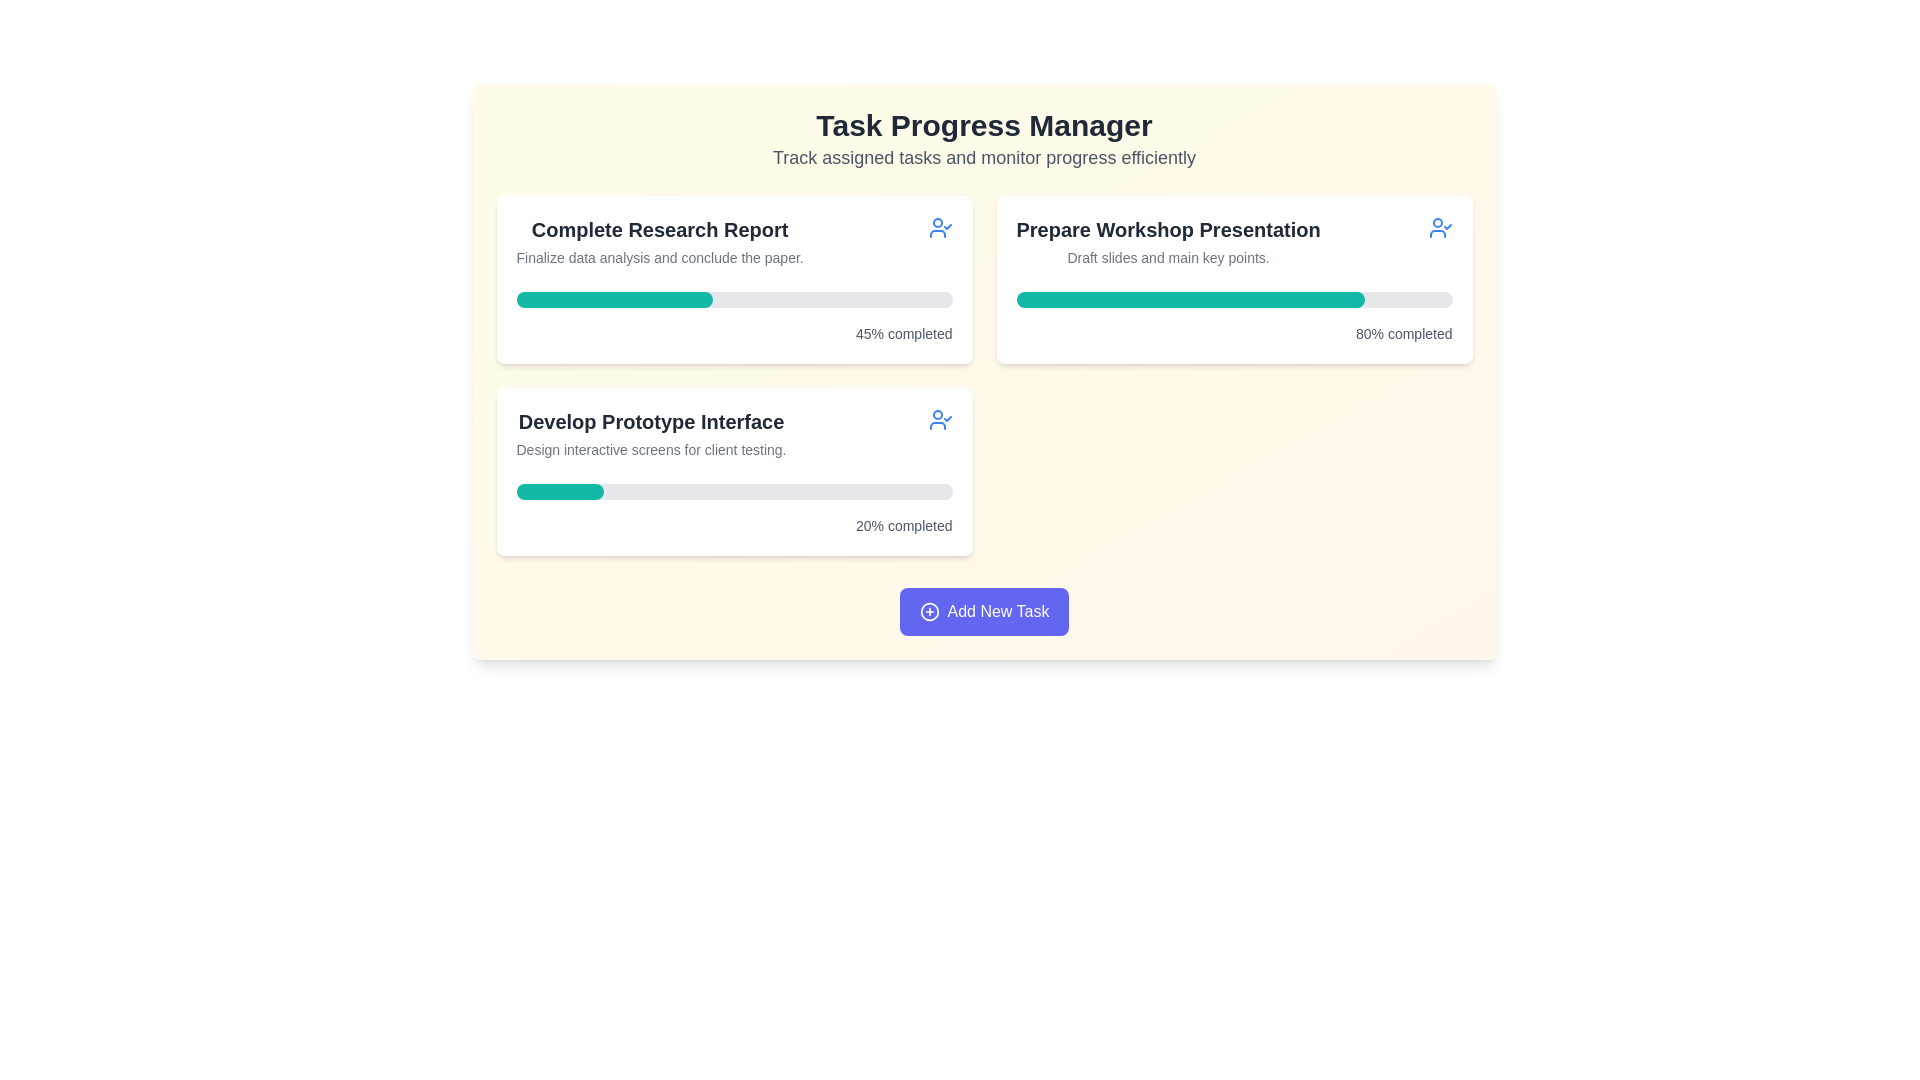  What do you see at coordinates (1168, 241) in the screenshot?
I see `the text block displaying the task header 'Prepare Workshop Presentation' and the subtitle 'Draft slides and main key points.'` at bounding box center [1168, 241].